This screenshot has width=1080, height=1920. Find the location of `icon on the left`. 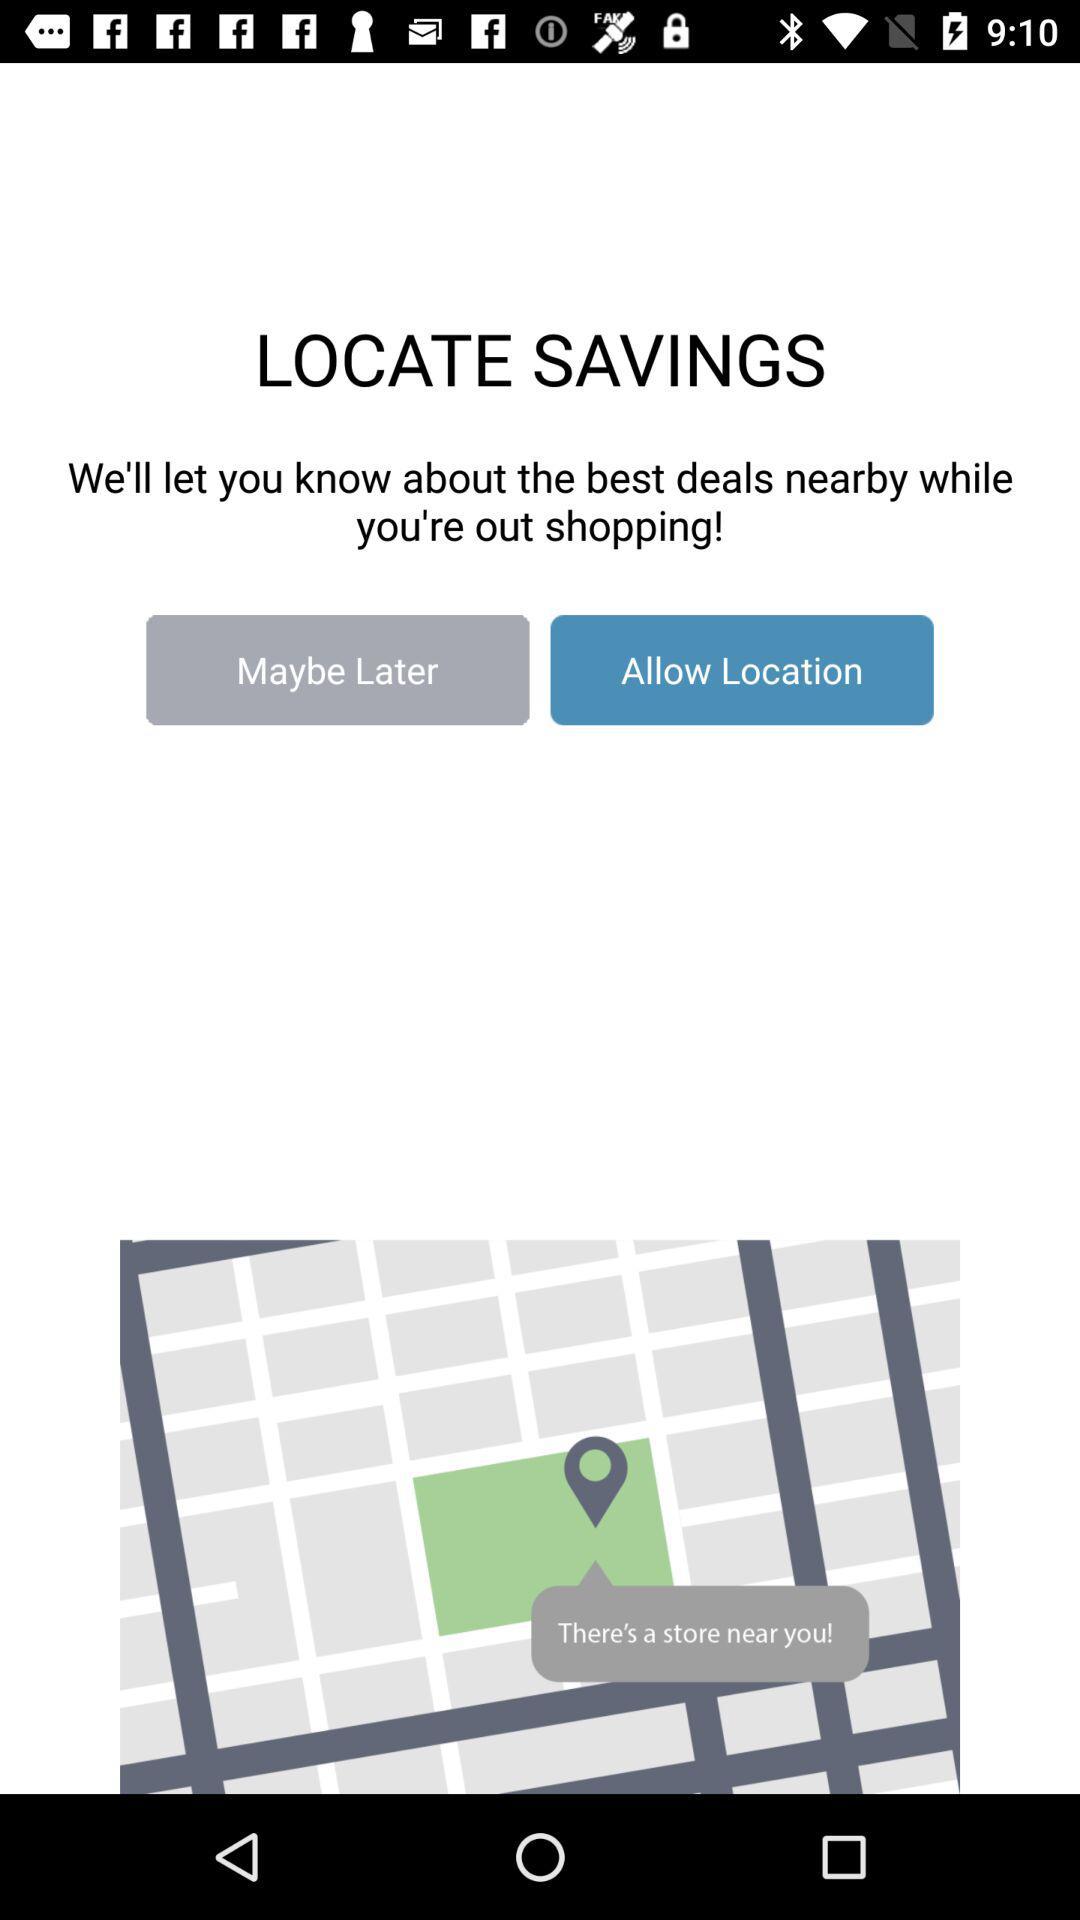

icon on the left is located at coordinates (336, 670).